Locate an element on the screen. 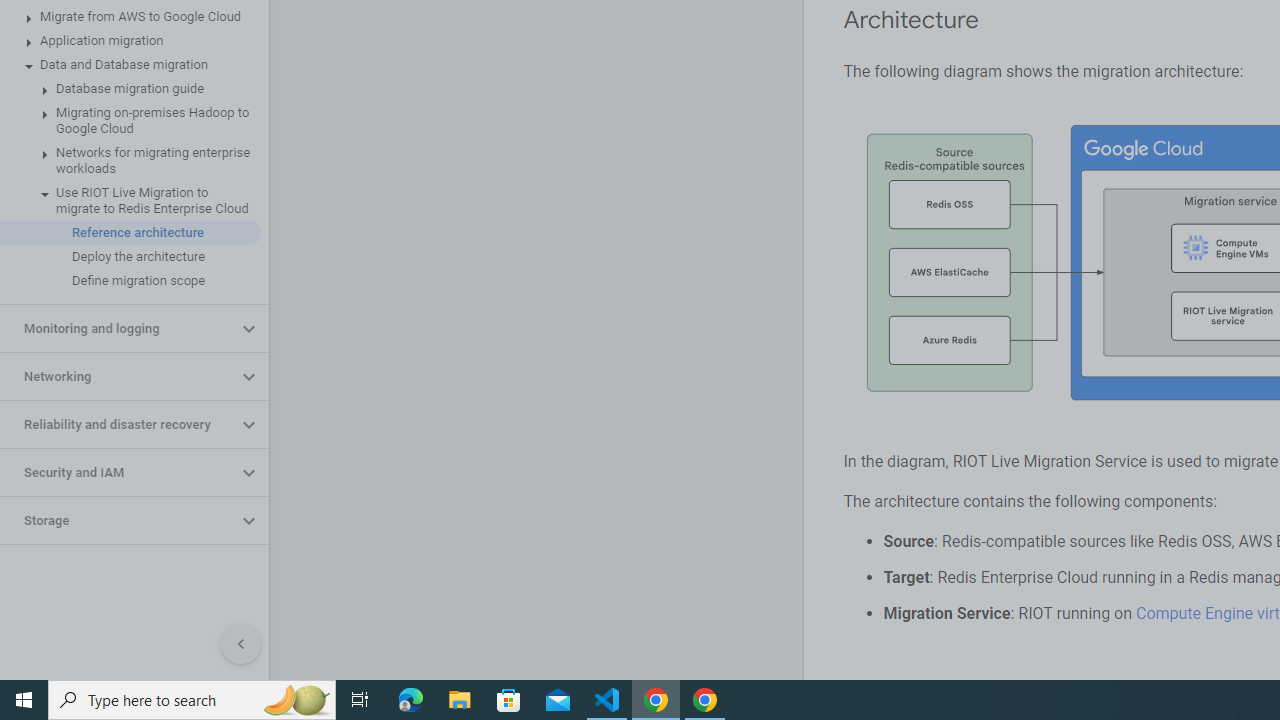 This screenshot has width=1280, height=720. 'Deploy the architecture' is located at coordinates (129, 256).